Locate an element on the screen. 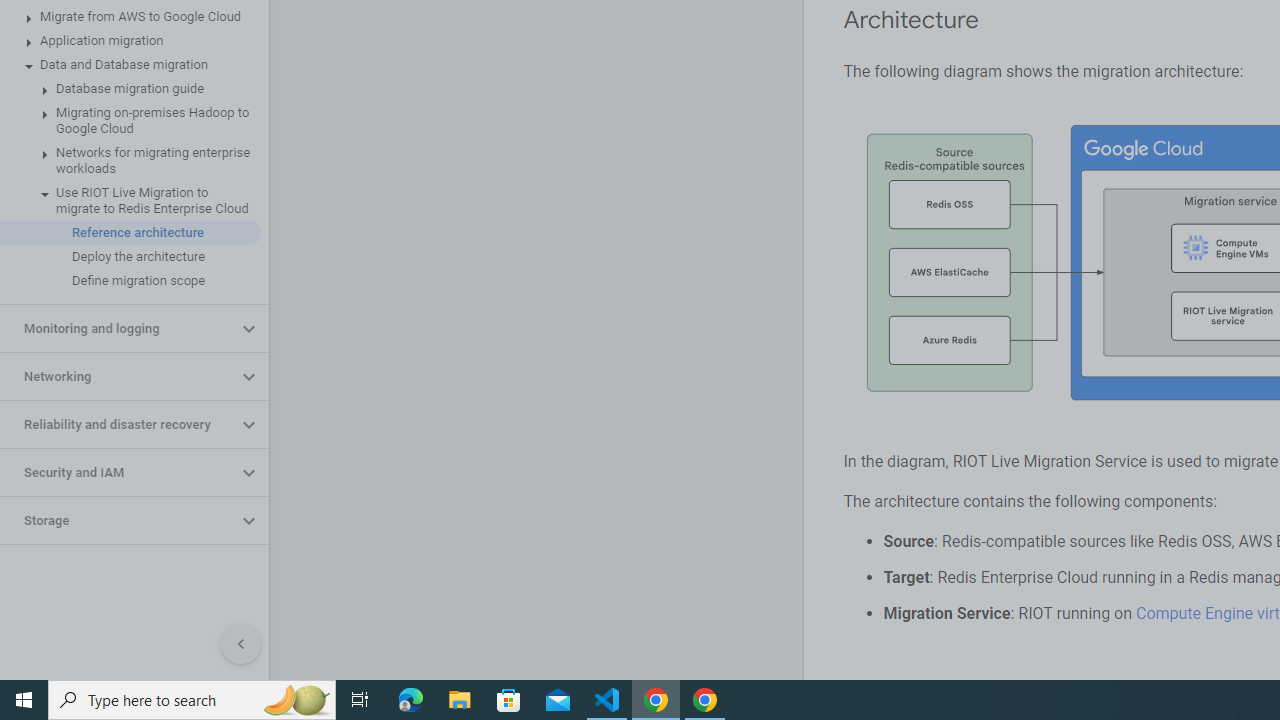 This screenshot has width=1280, height=720. 'Deploy the architecture' is located at coordinates (129, 256).